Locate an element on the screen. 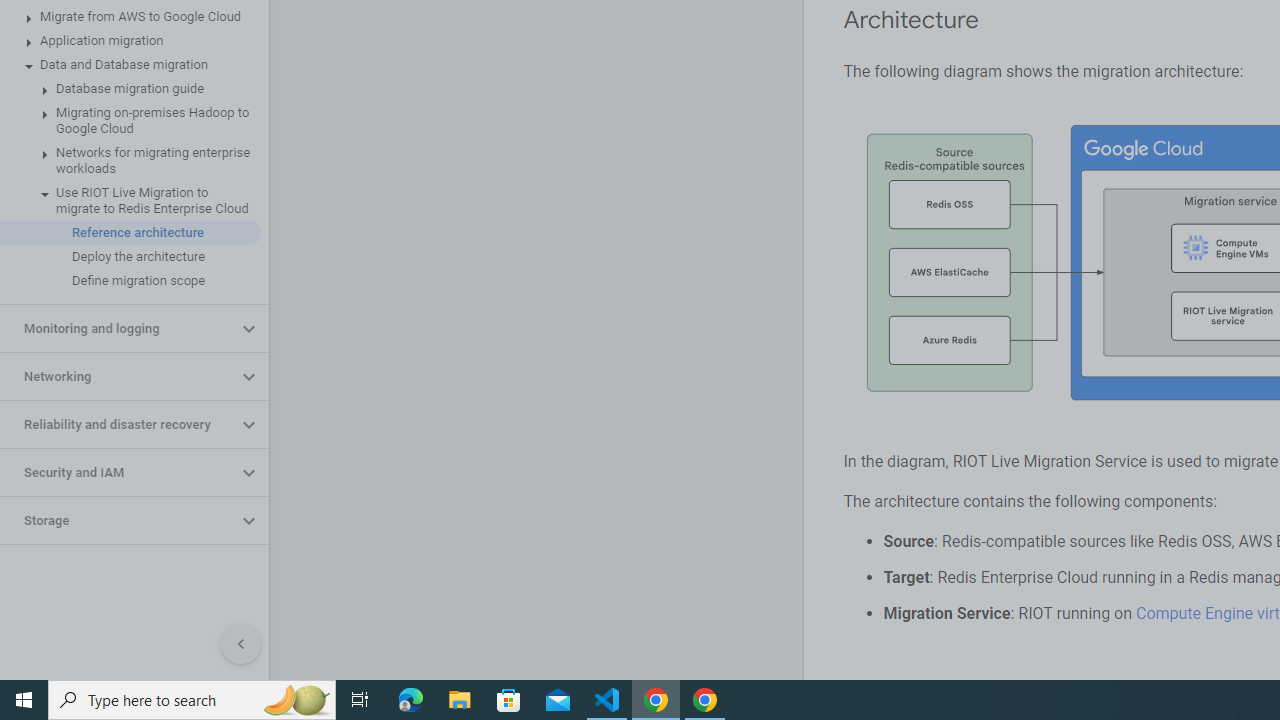 This screenshot has width=1280, height=720. 'Deploy the architecture' is located at coordinates (129, 256).